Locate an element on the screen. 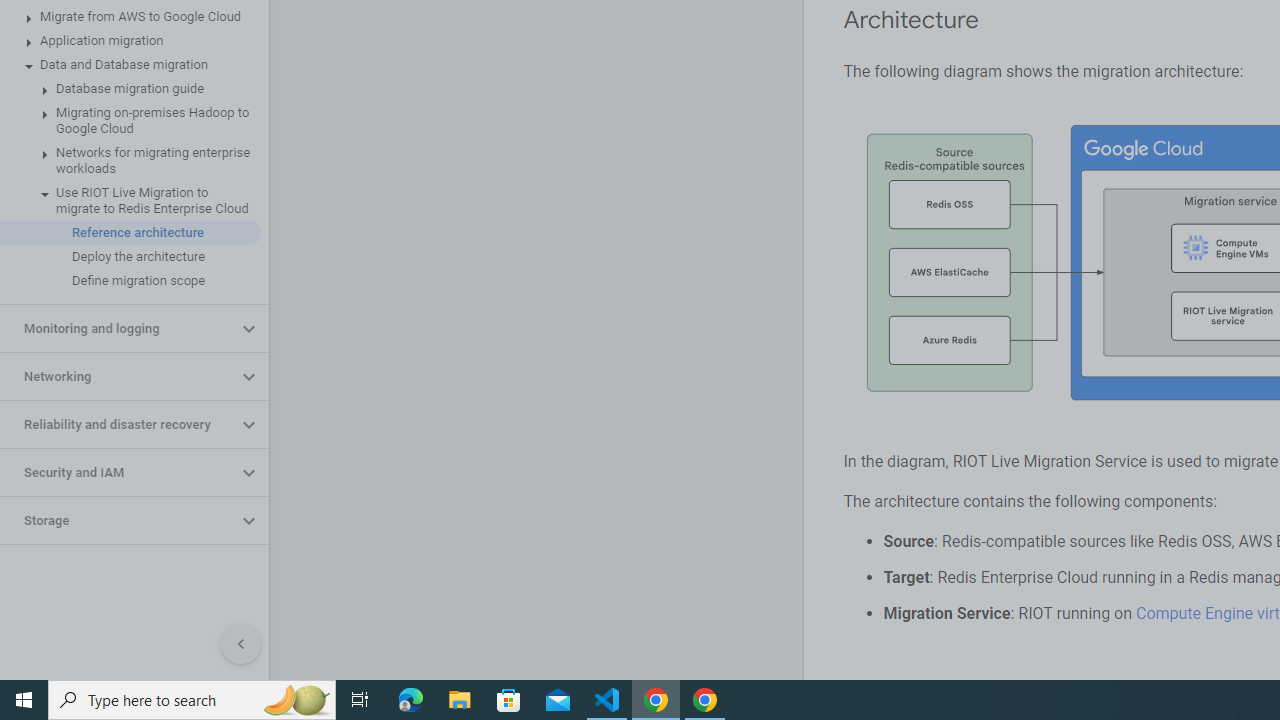 This screenshot has width=1280, height=720. 'Deploy the architecture' is located at coordinates (129, 256).